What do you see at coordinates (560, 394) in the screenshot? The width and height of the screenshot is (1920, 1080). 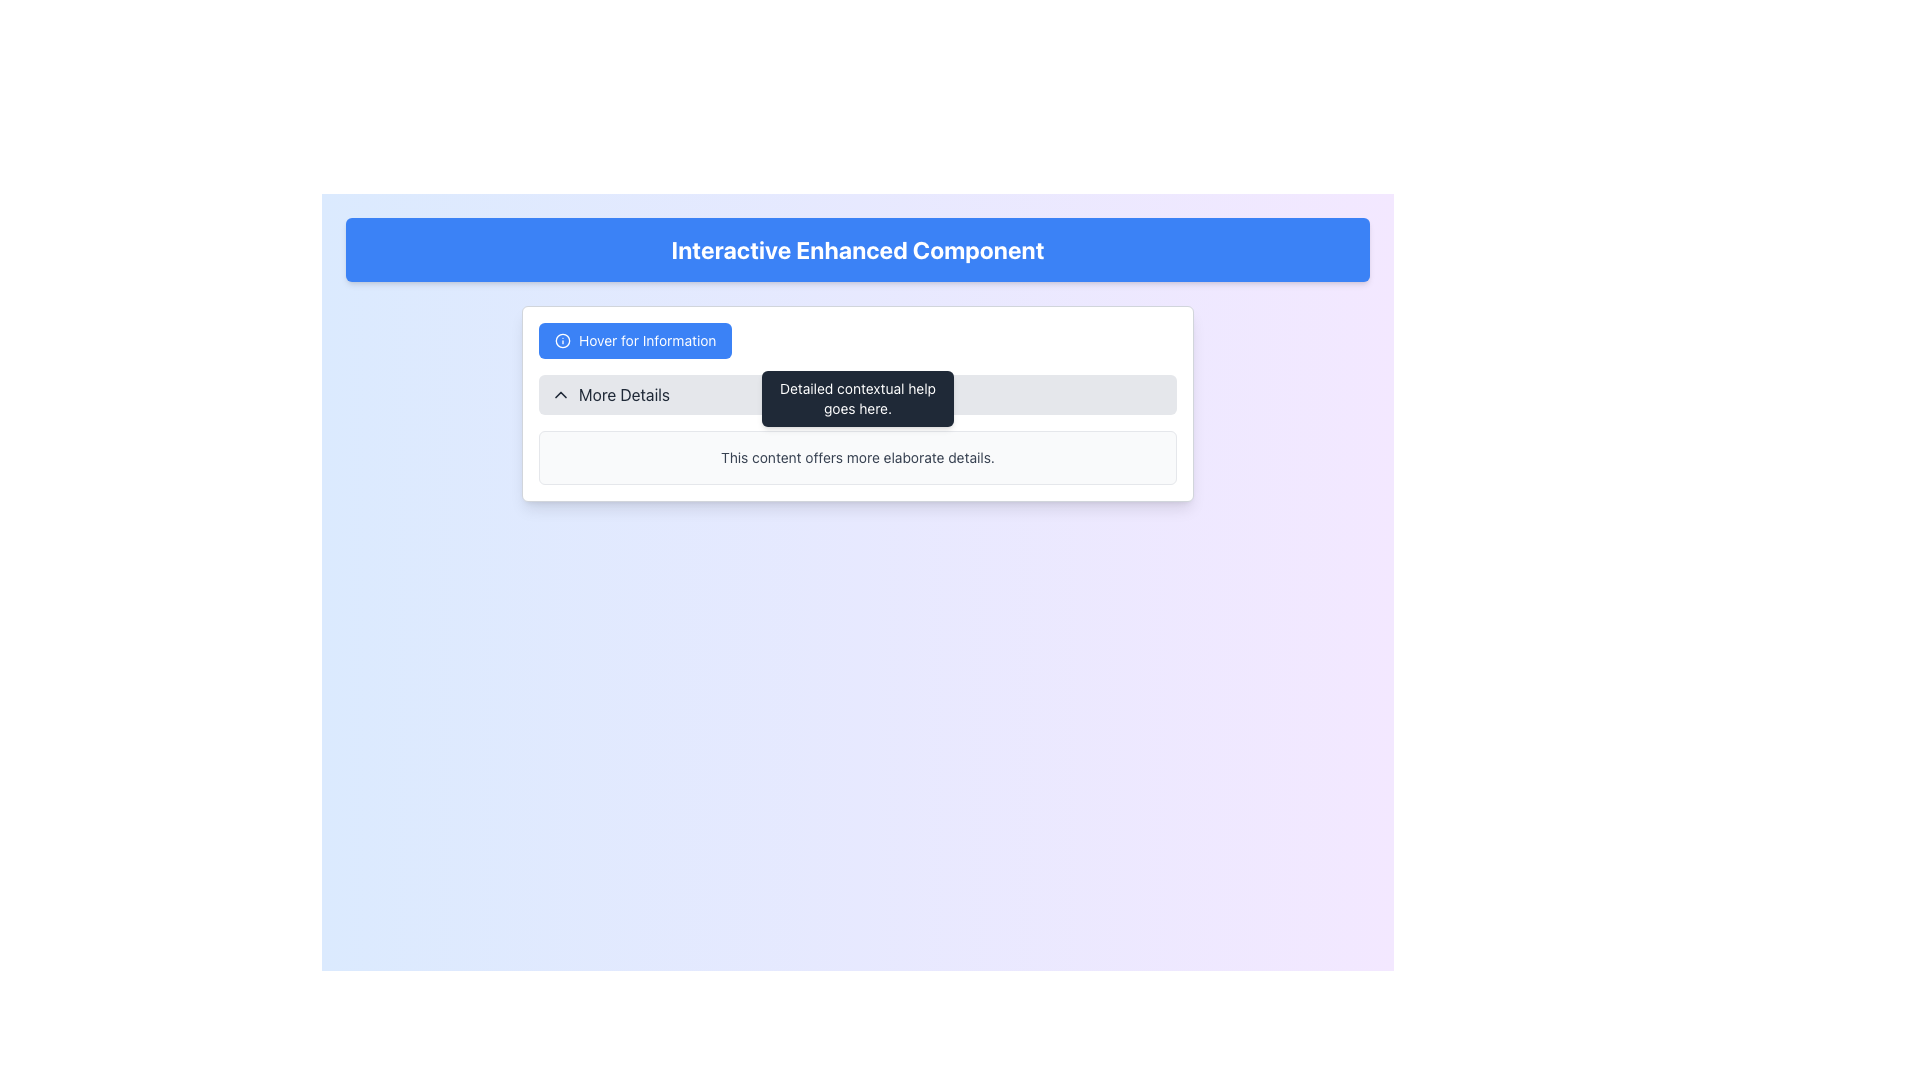 I see `the visual changes of the small downward-pointing chevron icon located to the left of the 'More Details' text label, which is part of a clickable area with a light gray background` at bounding box center [560, 394].